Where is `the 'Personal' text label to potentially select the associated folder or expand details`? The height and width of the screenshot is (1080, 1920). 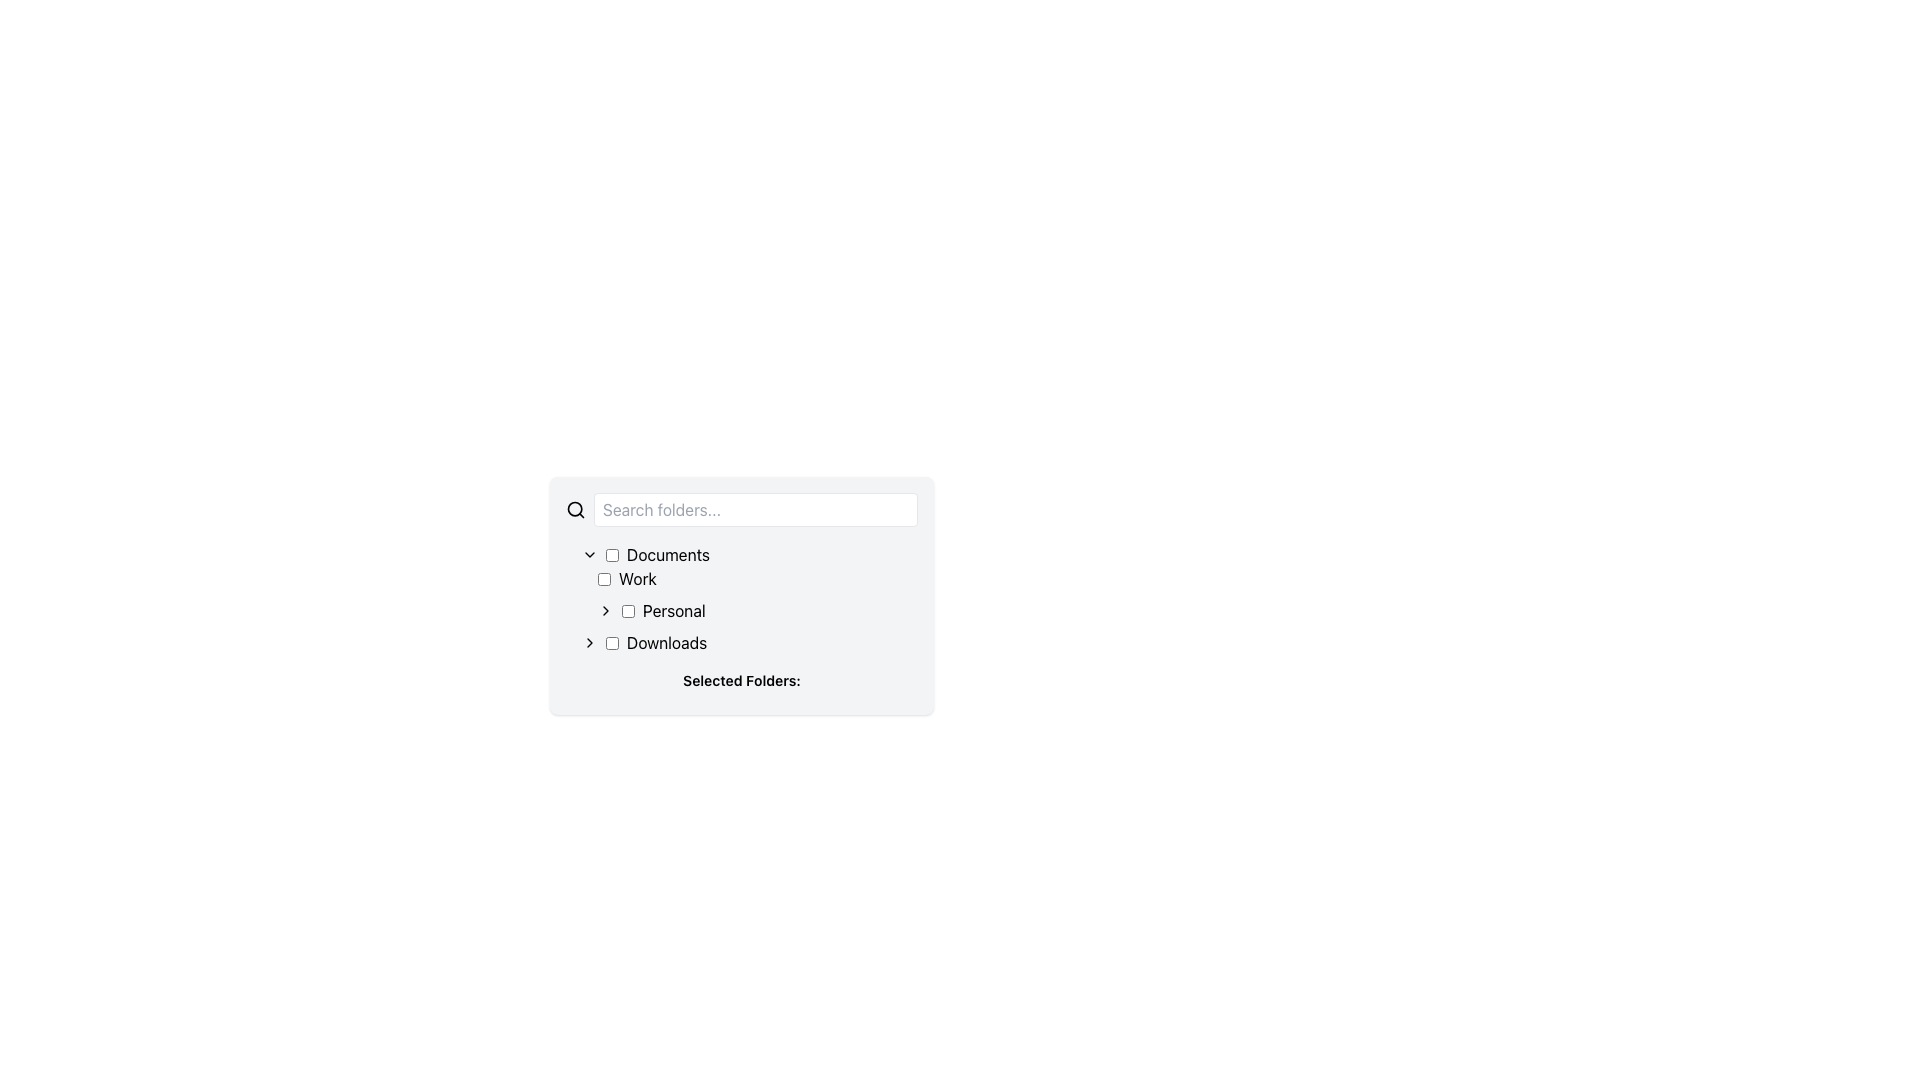
the 'Personal' text label to potentially select the associated folder or expand details is located at coordinates (674, 609).